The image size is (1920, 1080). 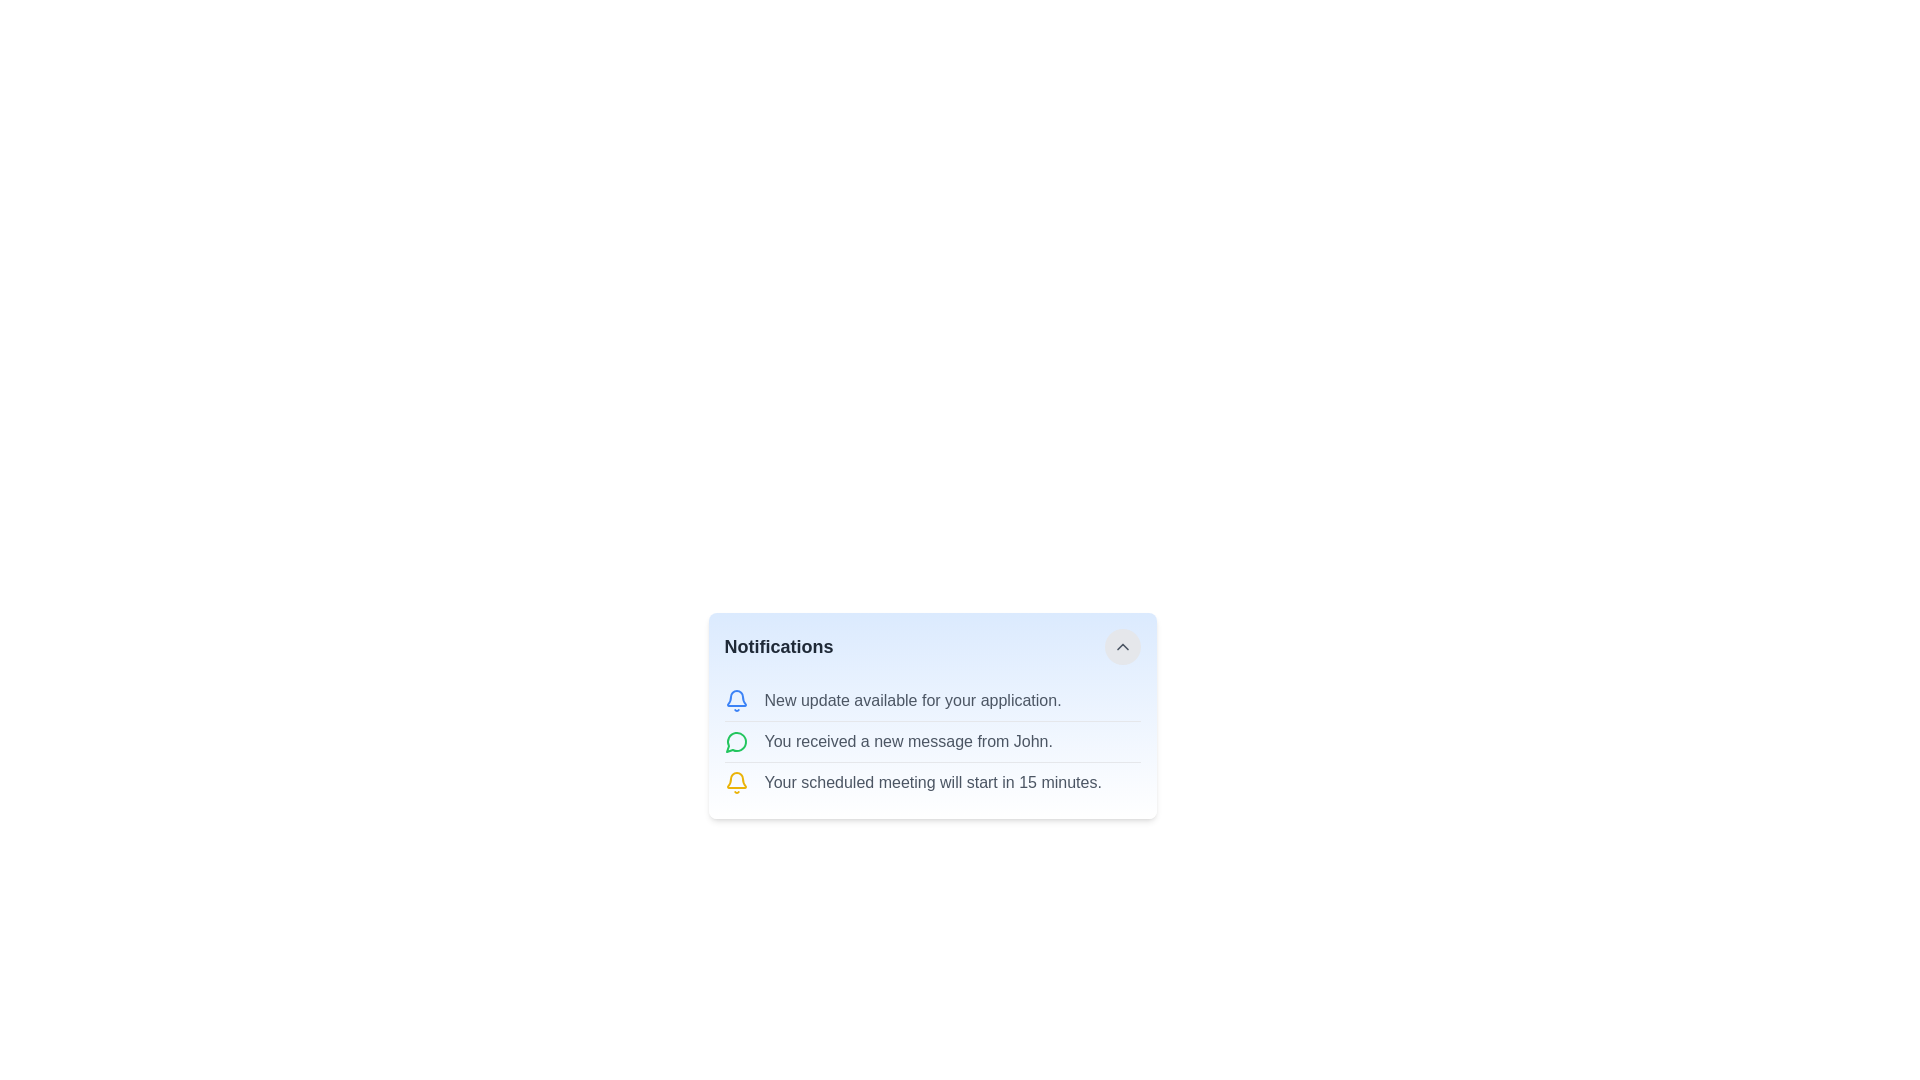 I want to click on the graphic icon that indicates notifications related to messages or conversations, located in the second notification item at the top right of the notifications module, so click(x=734, y=742).